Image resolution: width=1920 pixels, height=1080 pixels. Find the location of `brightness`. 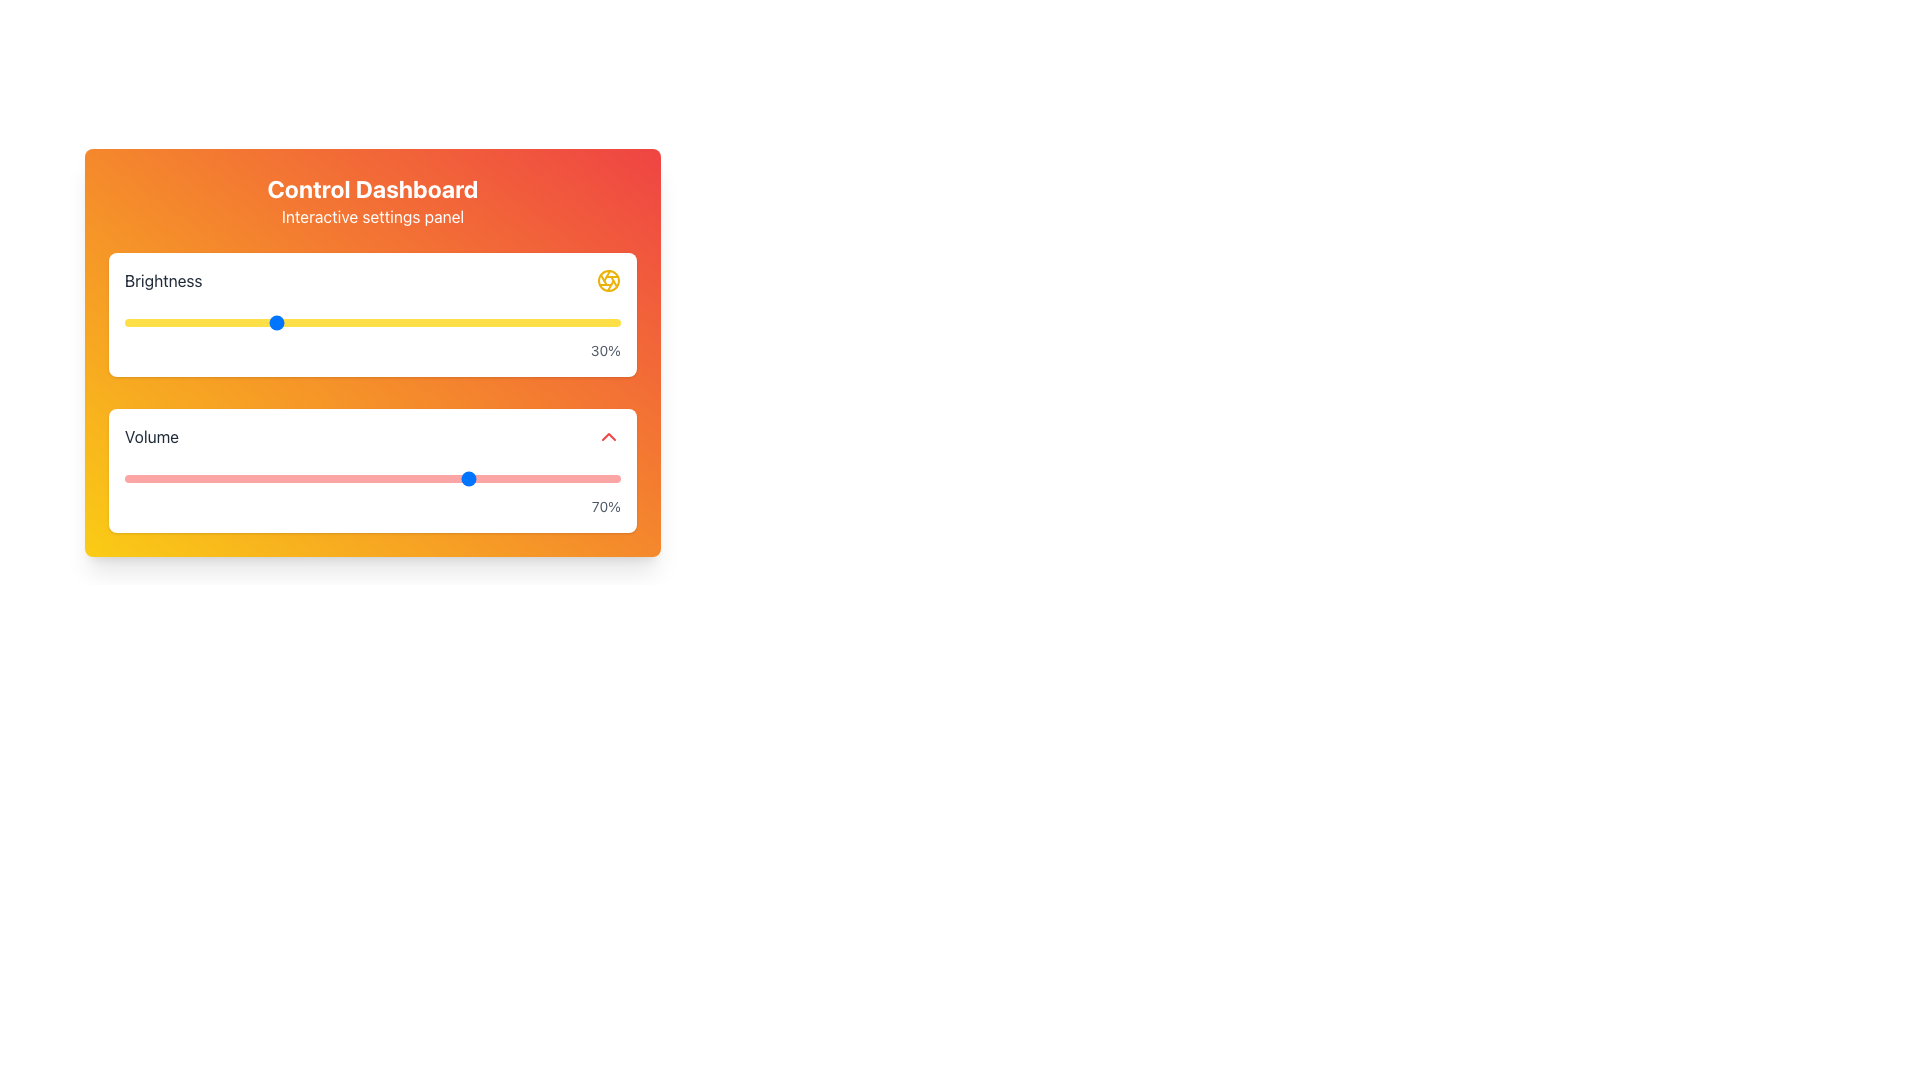

brightness is located at coordinates (451, 322).